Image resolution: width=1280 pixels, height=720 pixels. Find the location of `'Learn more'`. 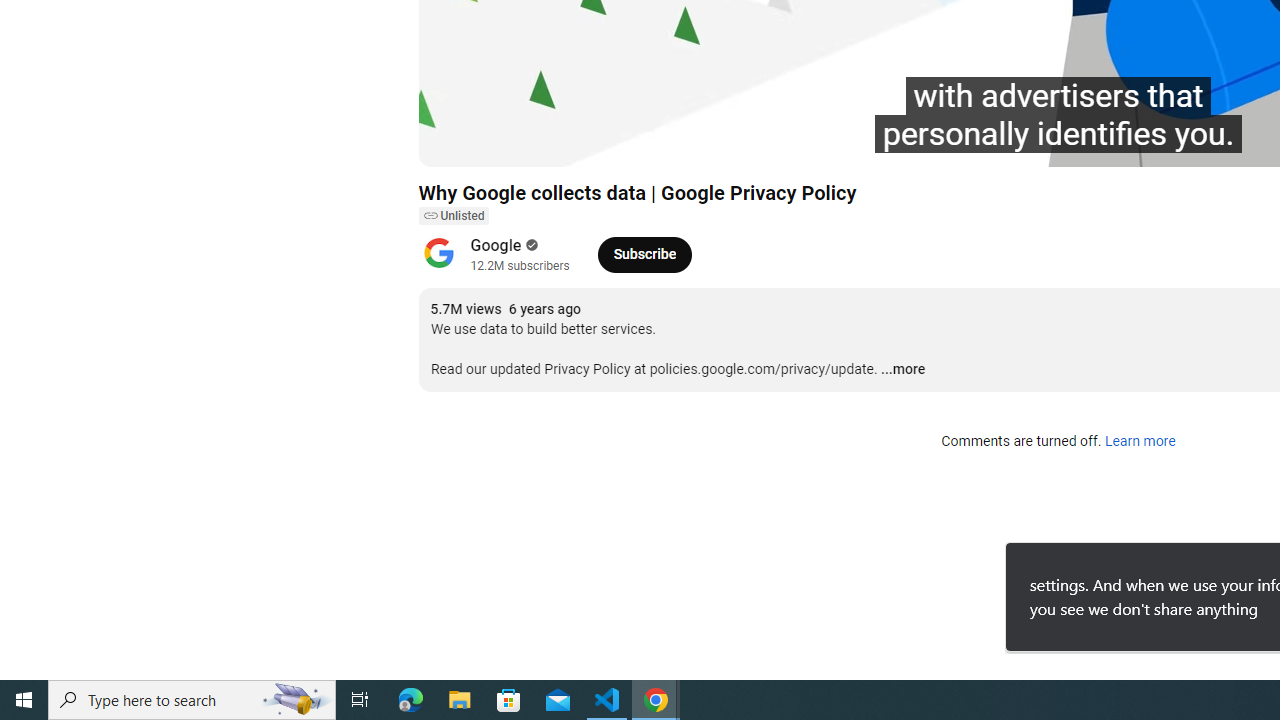

'Learn more' is located at coordinates (1139, 441).